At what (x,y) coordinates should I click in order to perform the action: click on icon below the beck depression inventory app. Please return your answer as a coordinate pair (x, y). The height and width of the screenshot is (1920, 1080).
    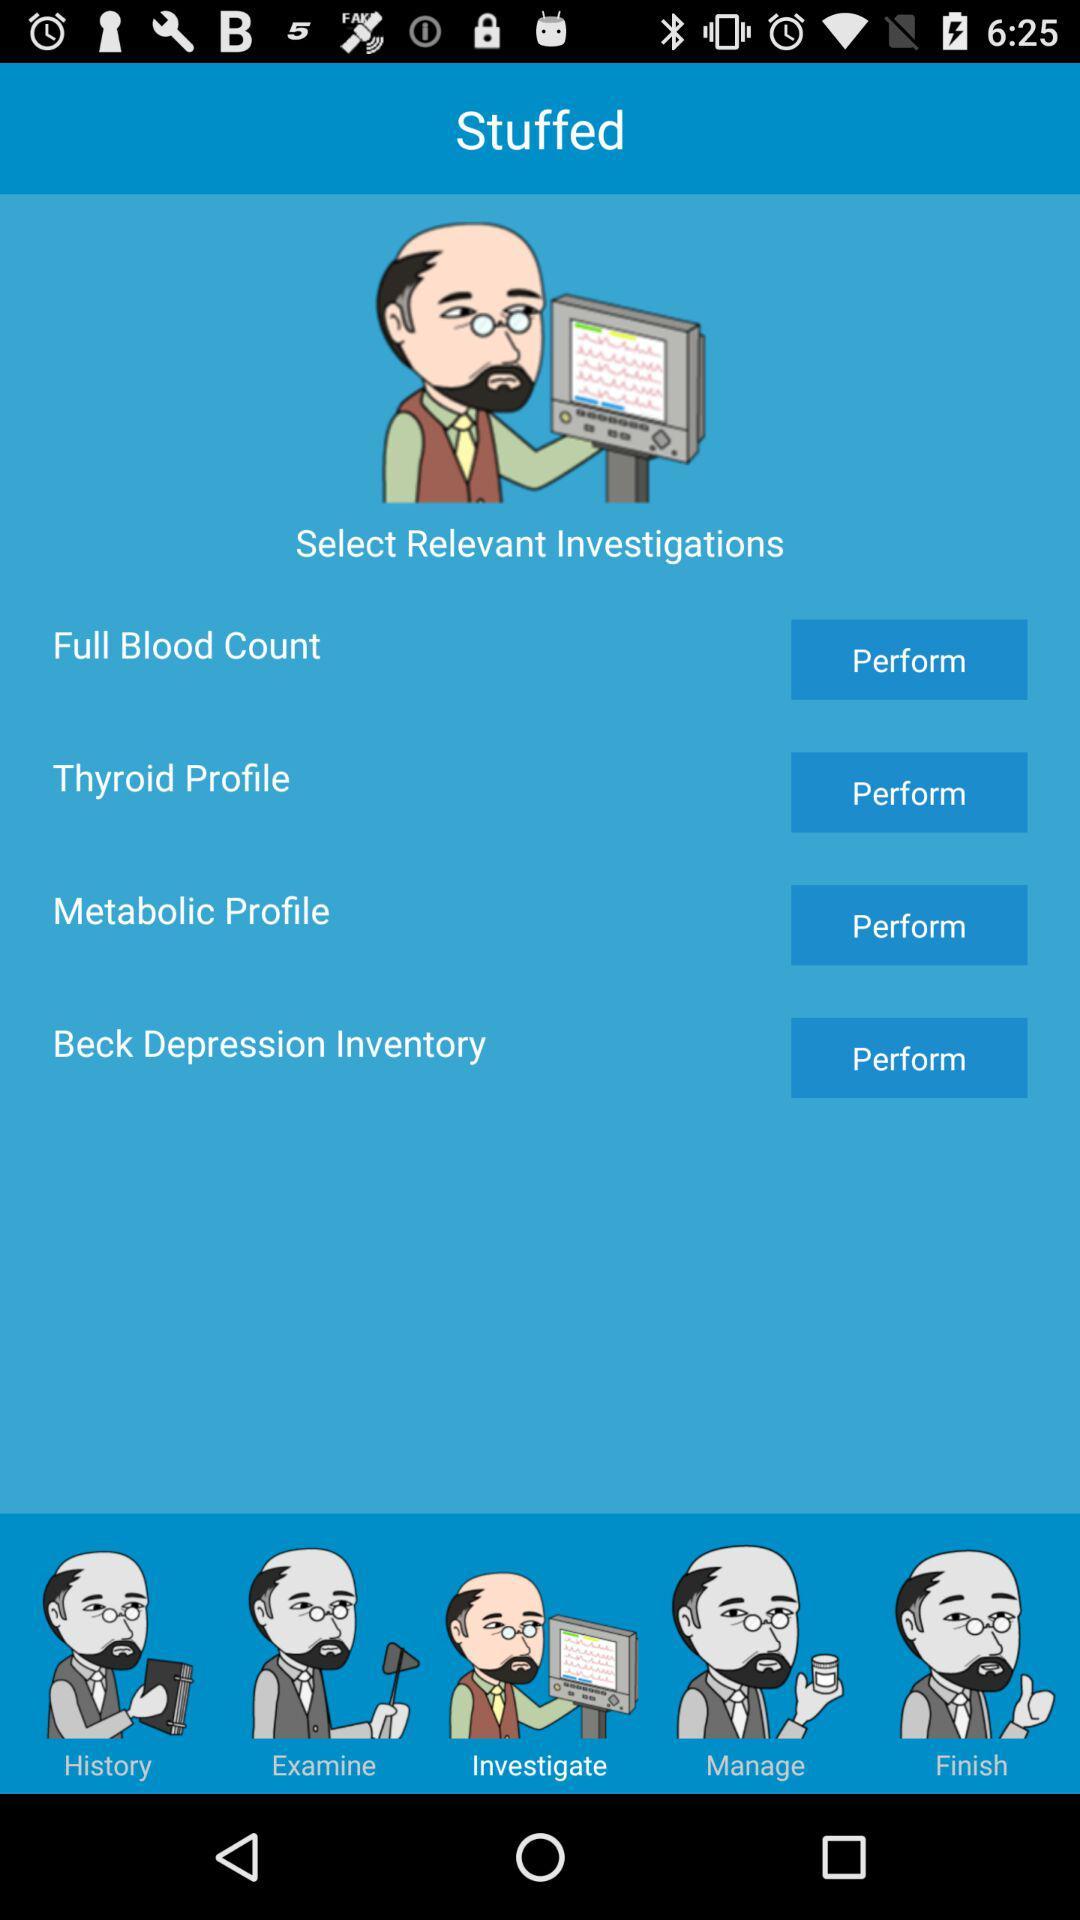
    Looking at the image, I should click on (323, 1653).